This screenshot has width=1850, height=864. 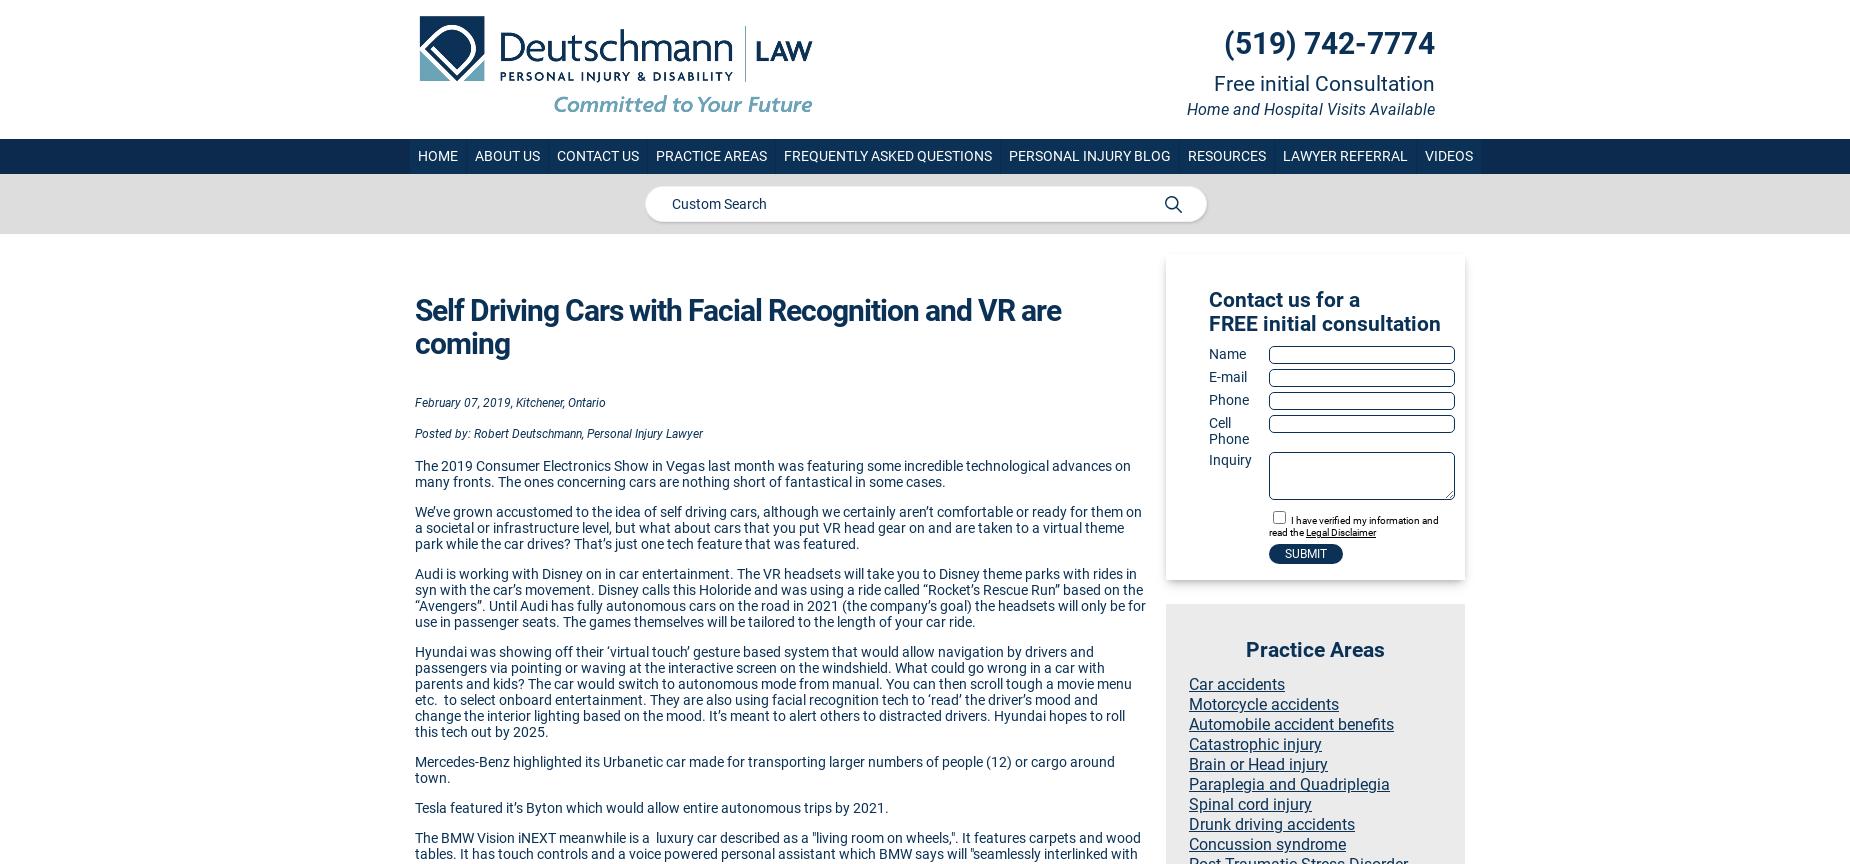 I want to click on 'Mercedes-Benz highlighted its Urbanetic car made for transporting larger numbers of people (12) or cargo around town.', so click(x=413, y=767).